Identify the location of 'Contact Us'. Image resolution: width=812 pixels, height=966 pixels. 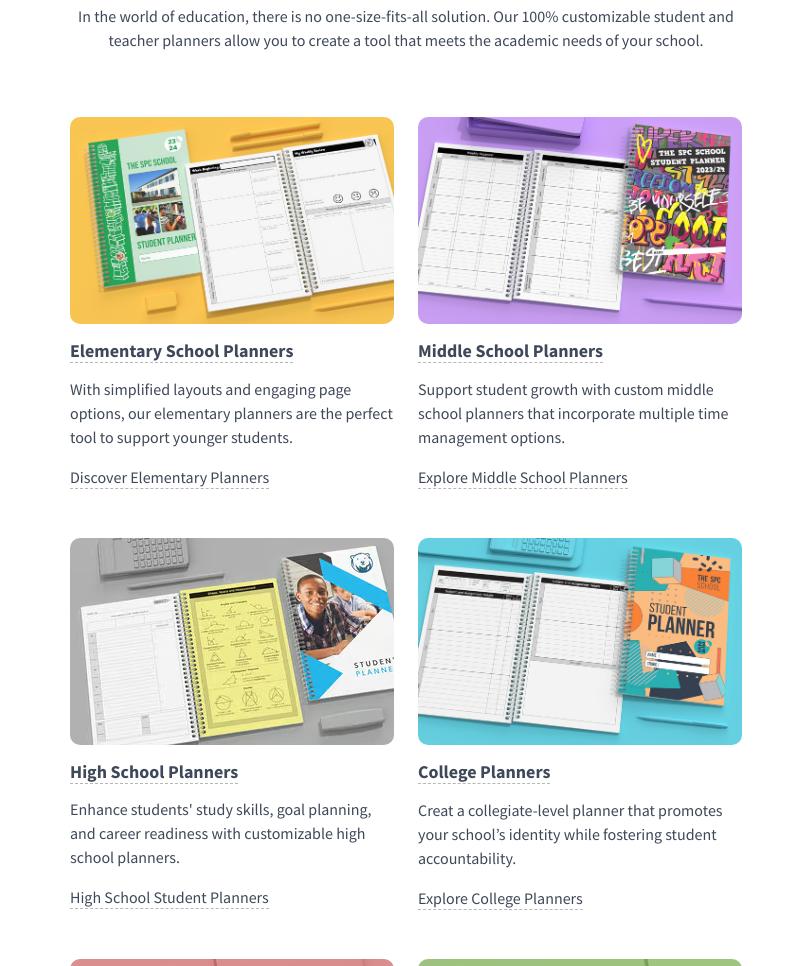
(89, 605).